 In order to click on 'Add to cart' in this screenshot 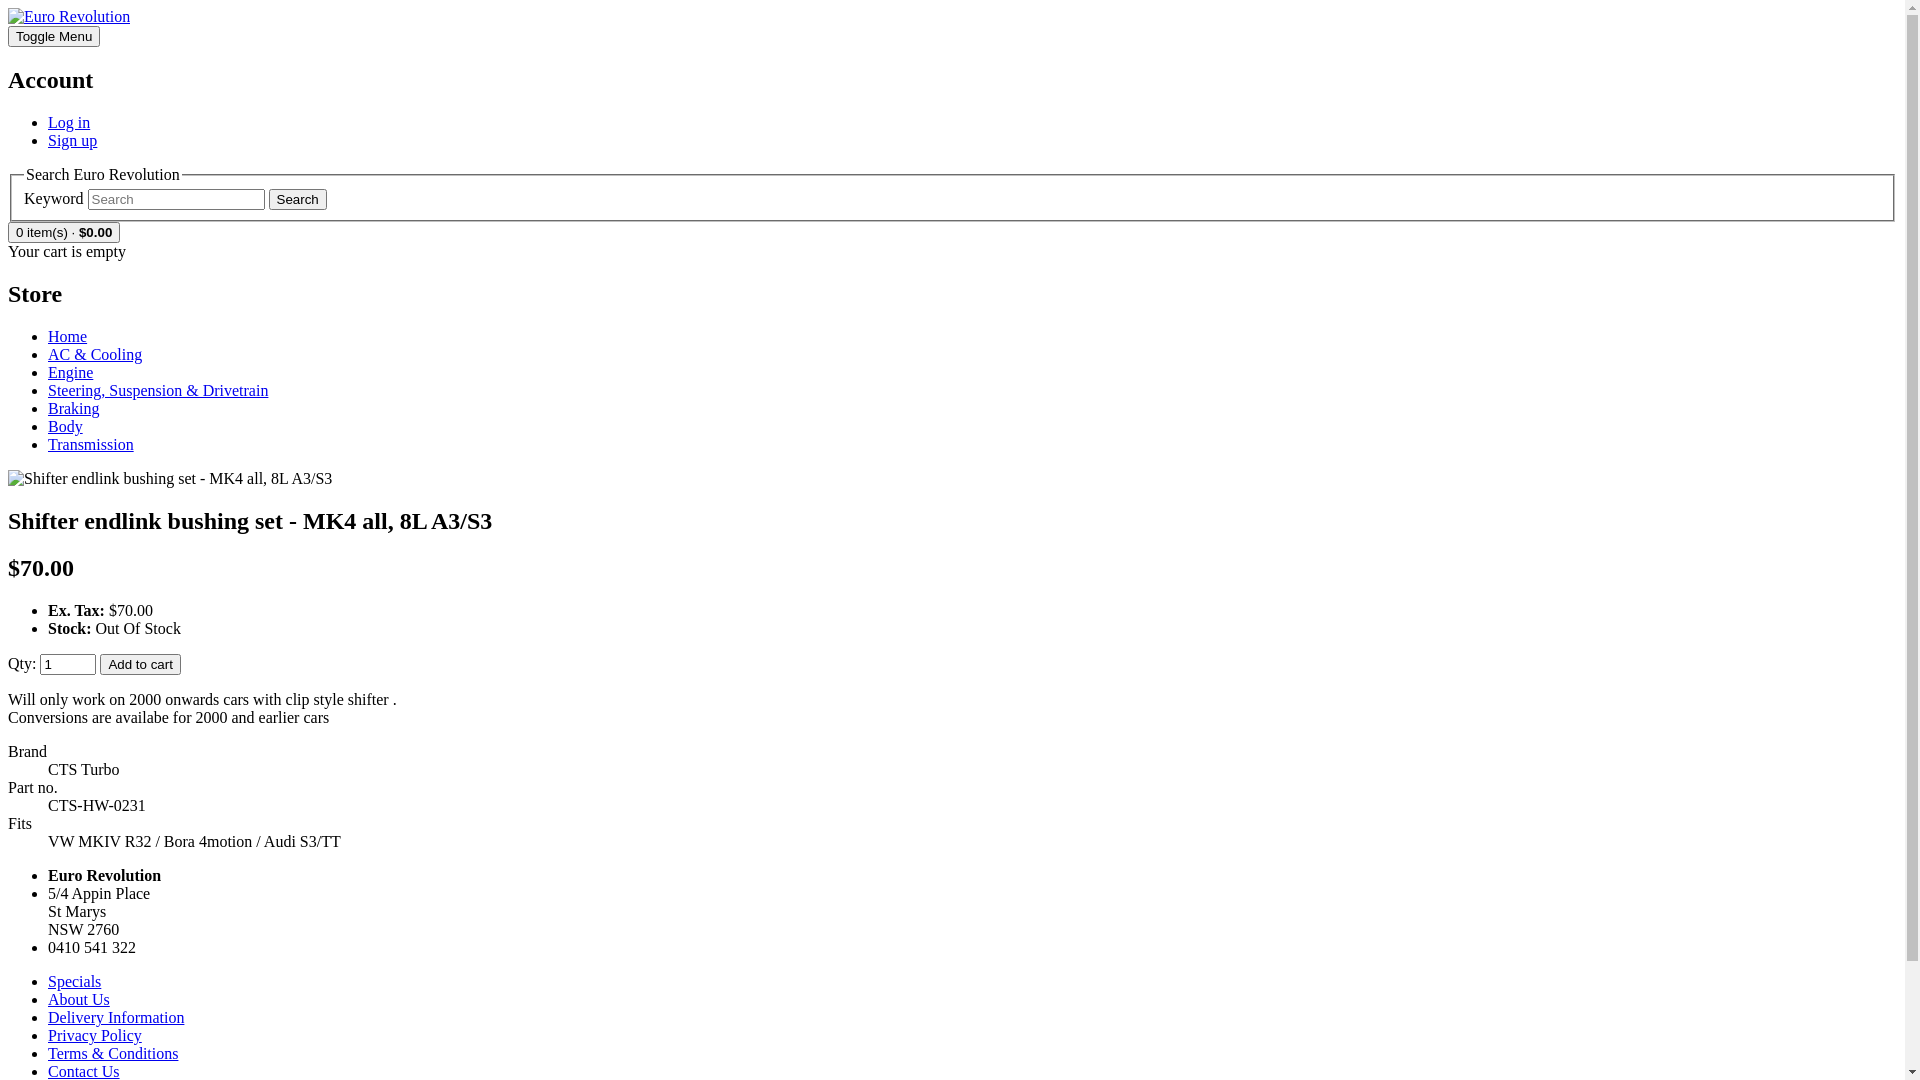, I will do `click(138, 664)`.